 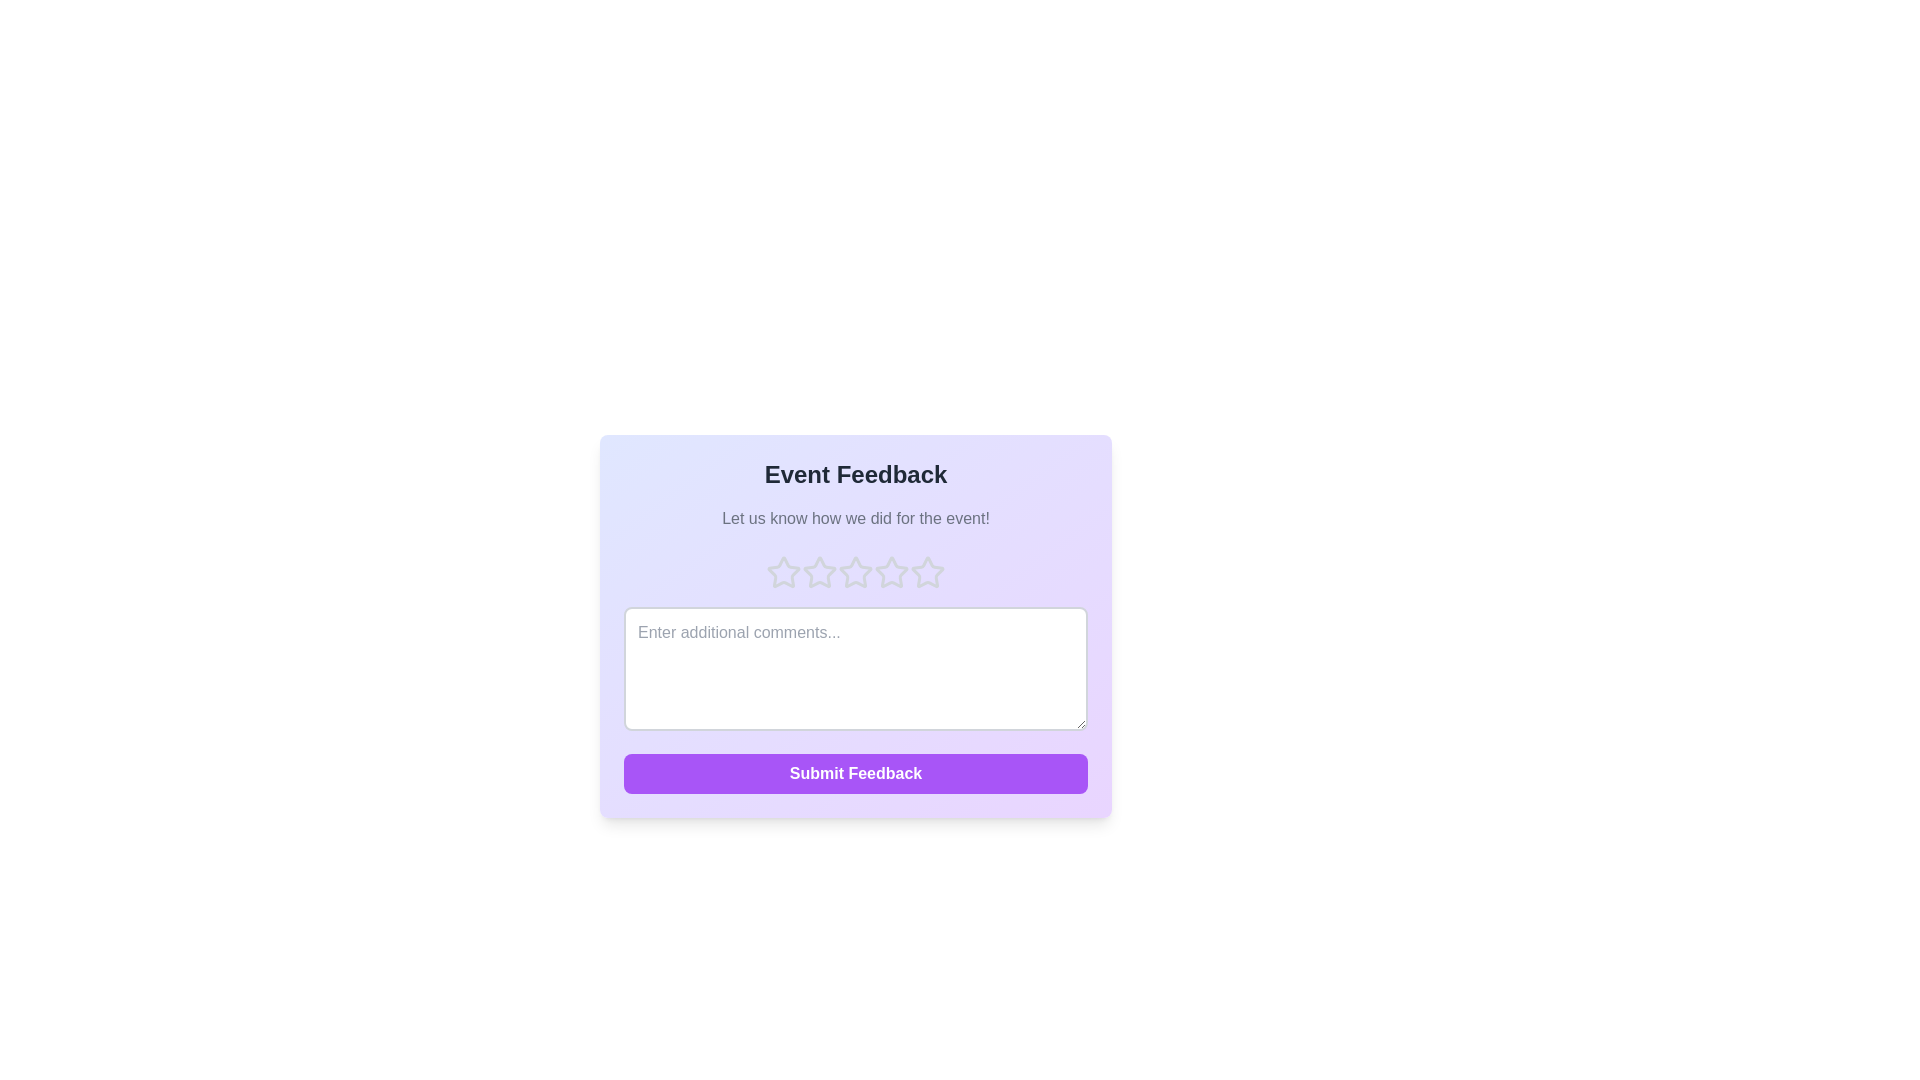 I want to click on the star to provide a rating, so click(x=891, y=572).